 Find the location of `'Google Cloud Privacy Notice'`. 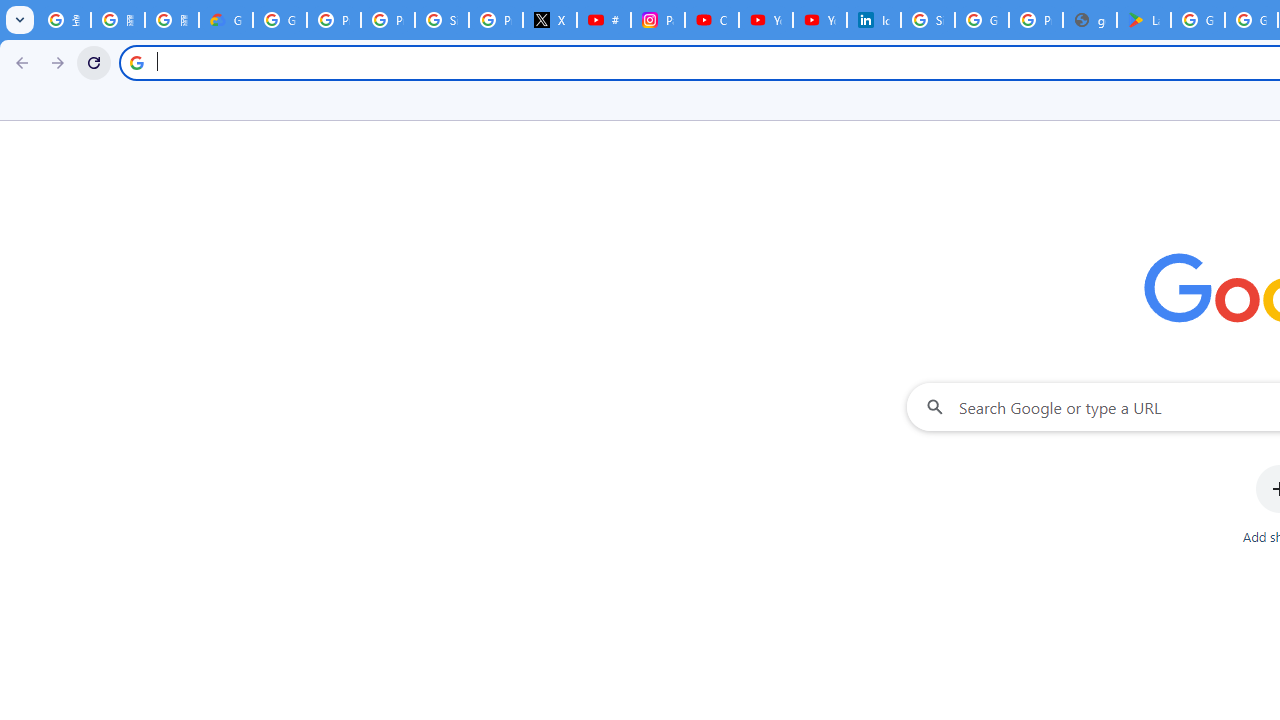

'Google Cloud Privacy Notice' is located at coordinates (225, 20).